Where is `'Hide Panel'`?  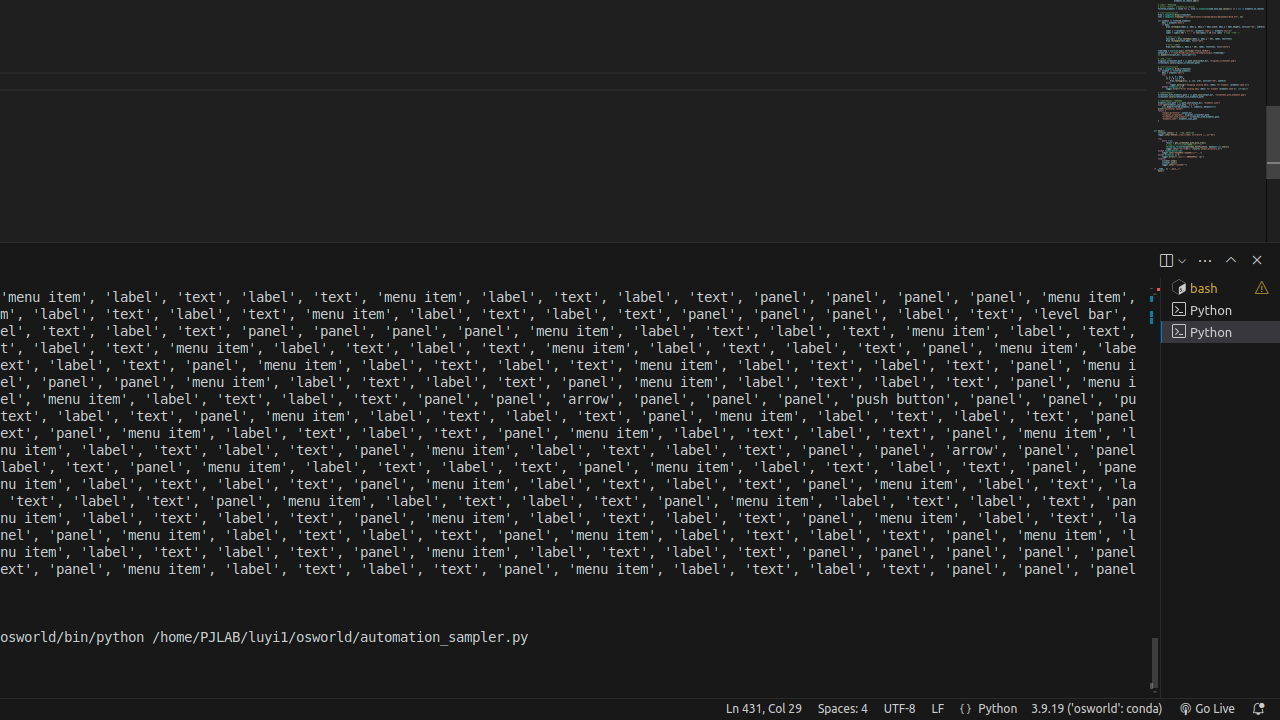 'Hide Panel' is located at coordinates (1255, 258).